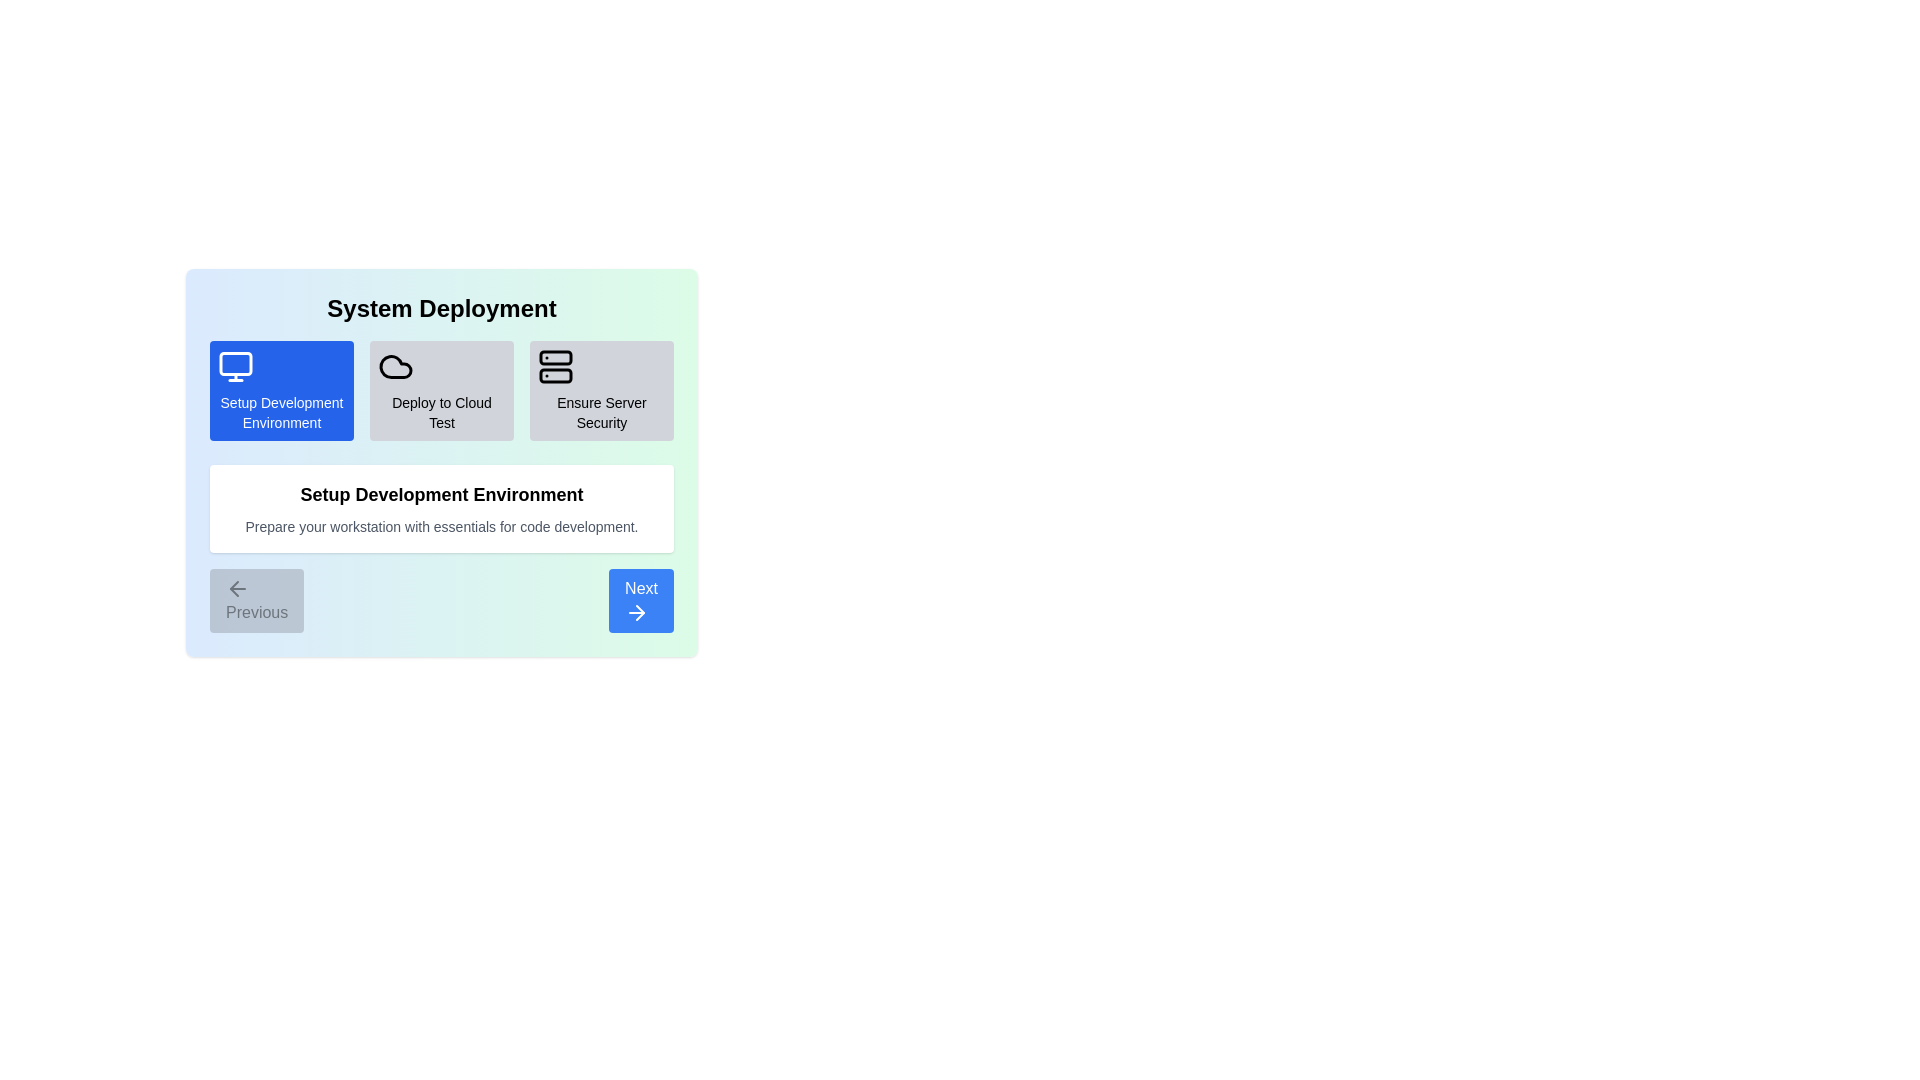 This screenshot has height=1080, width=1920. What do you see at coordinates (440, 390) in the screenshot?
I see `the step Deploy to Cloud Test by clicking on its icon or title` at bounding box center [440, 390].